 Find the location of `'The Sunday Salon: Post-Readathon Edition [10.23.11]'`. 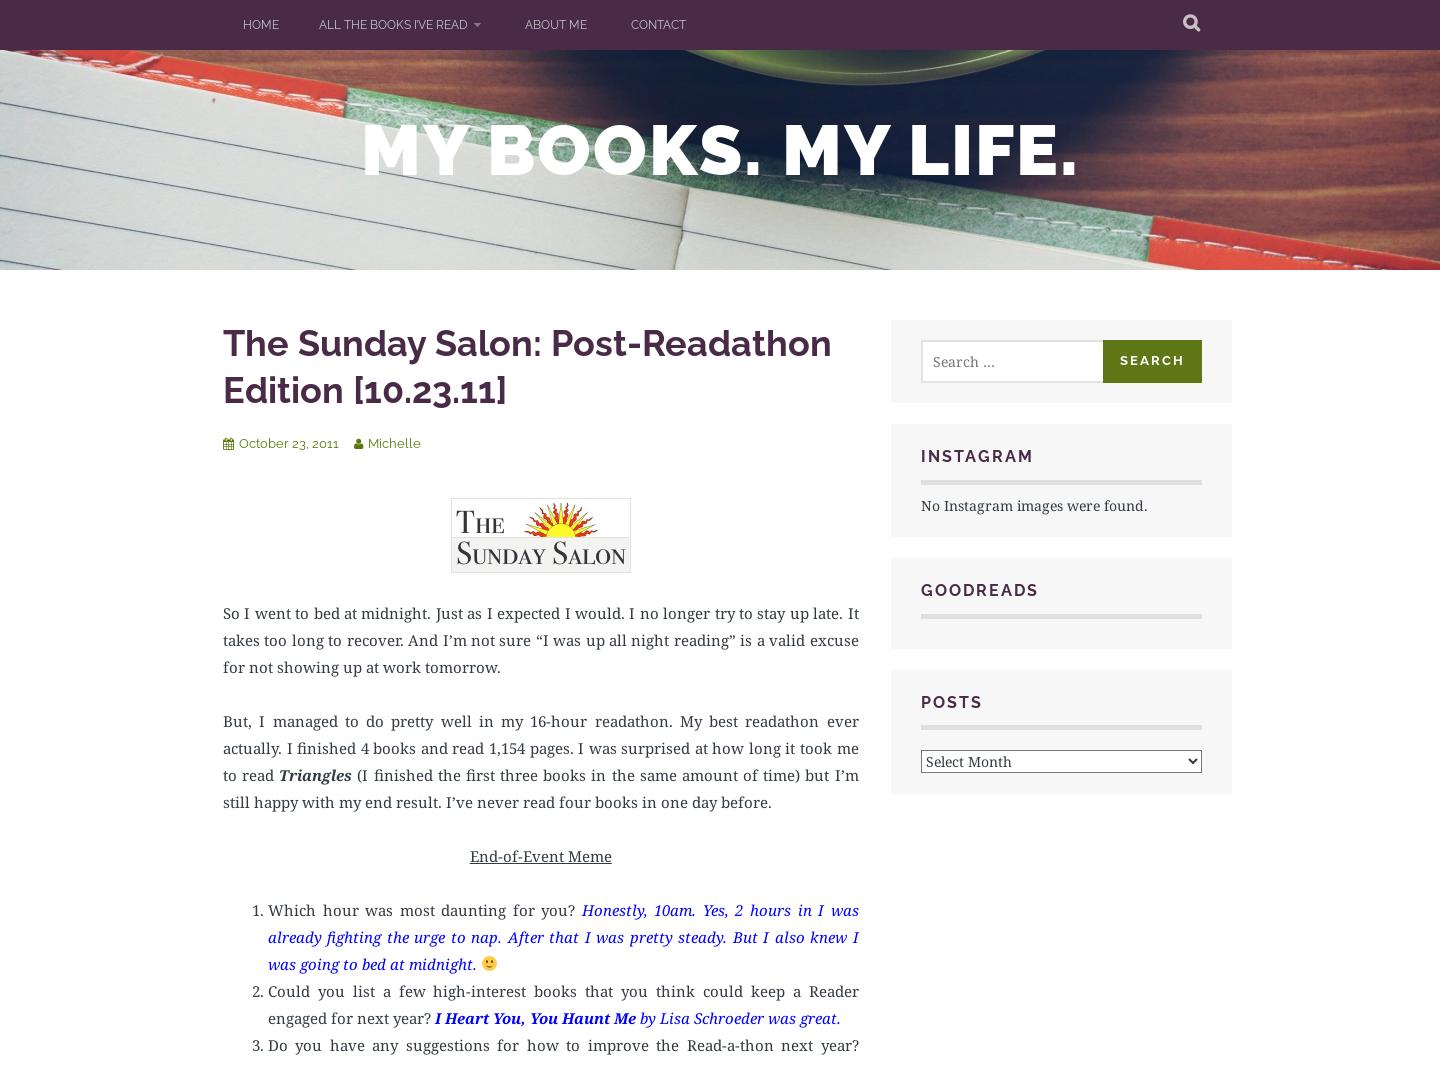

'The Sunday Salon: Post-Readathon Edition [10.23.11]' is located at coordinates (223, 365).